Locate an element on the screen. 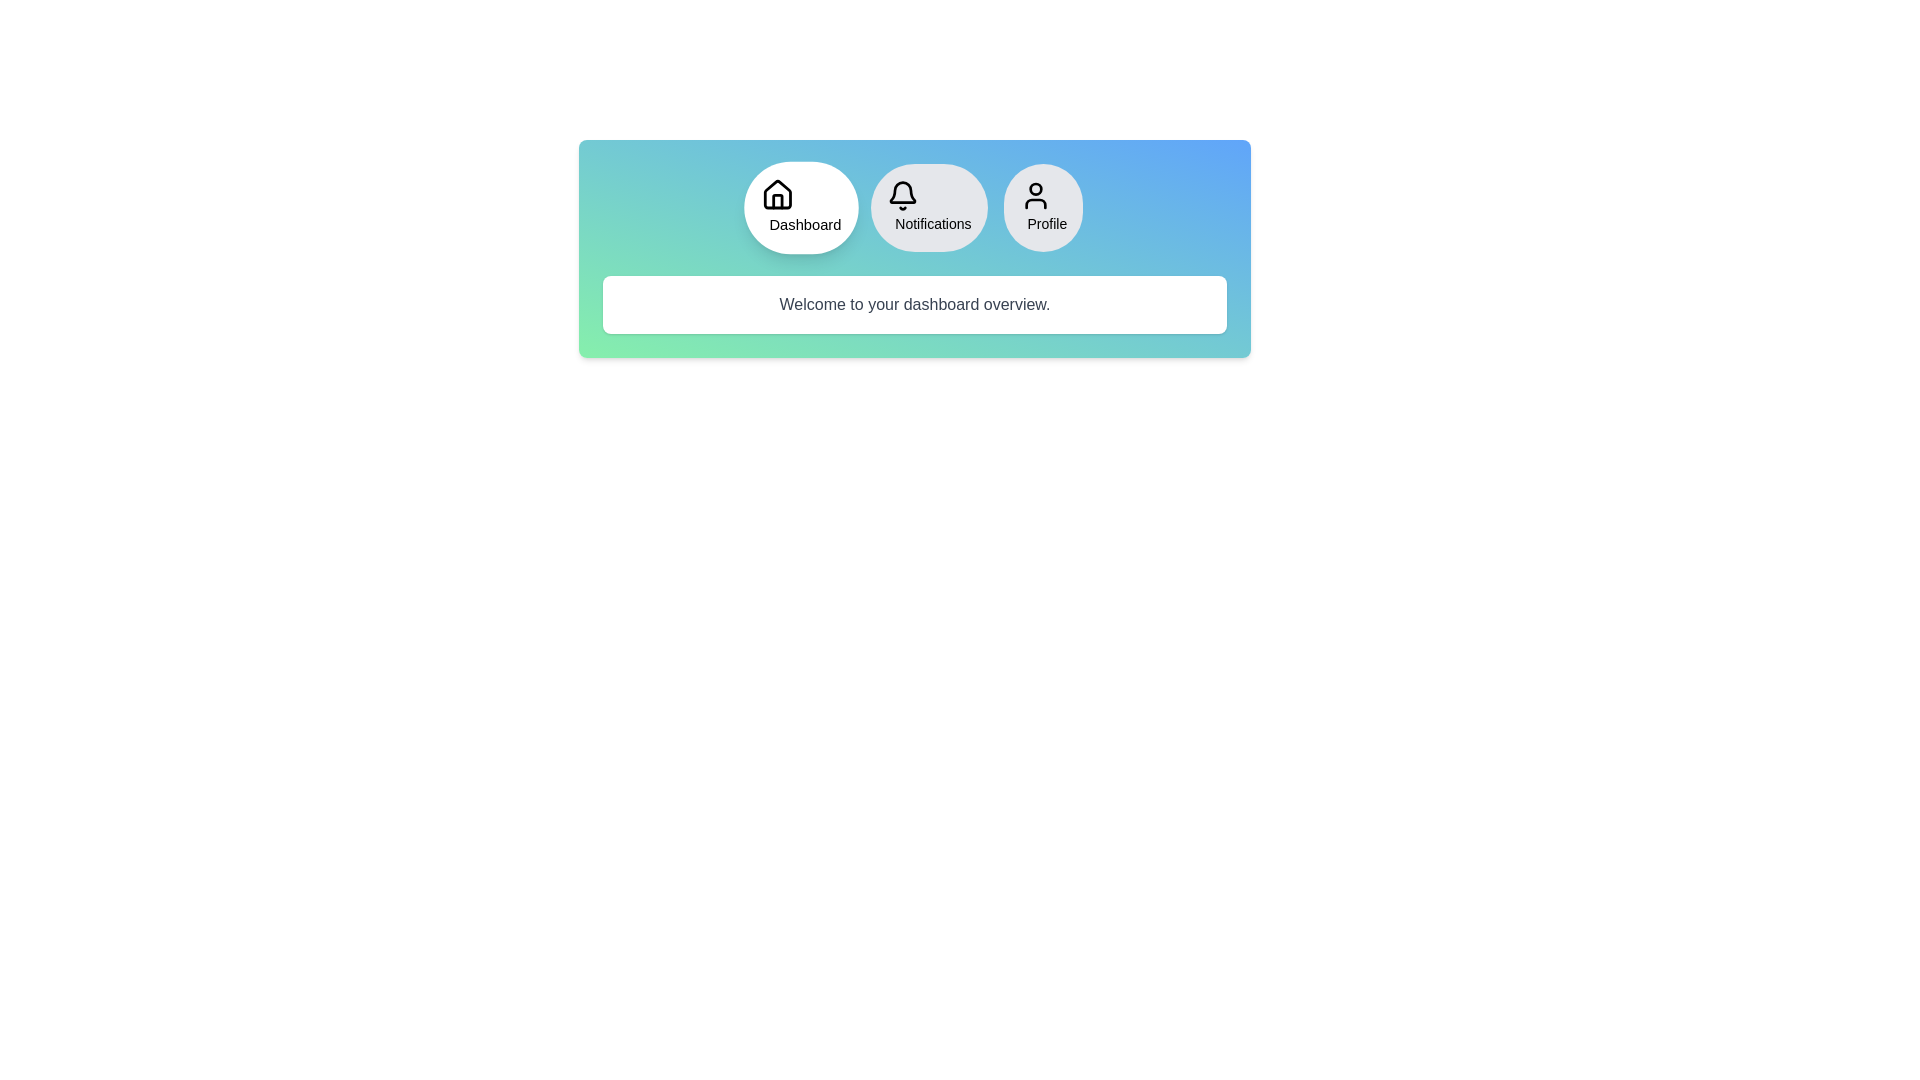 Image resolution: width=1920 pixels, height=1080 pixels. the Profile tab to switch to its content is located at coordinates (1041, 208).